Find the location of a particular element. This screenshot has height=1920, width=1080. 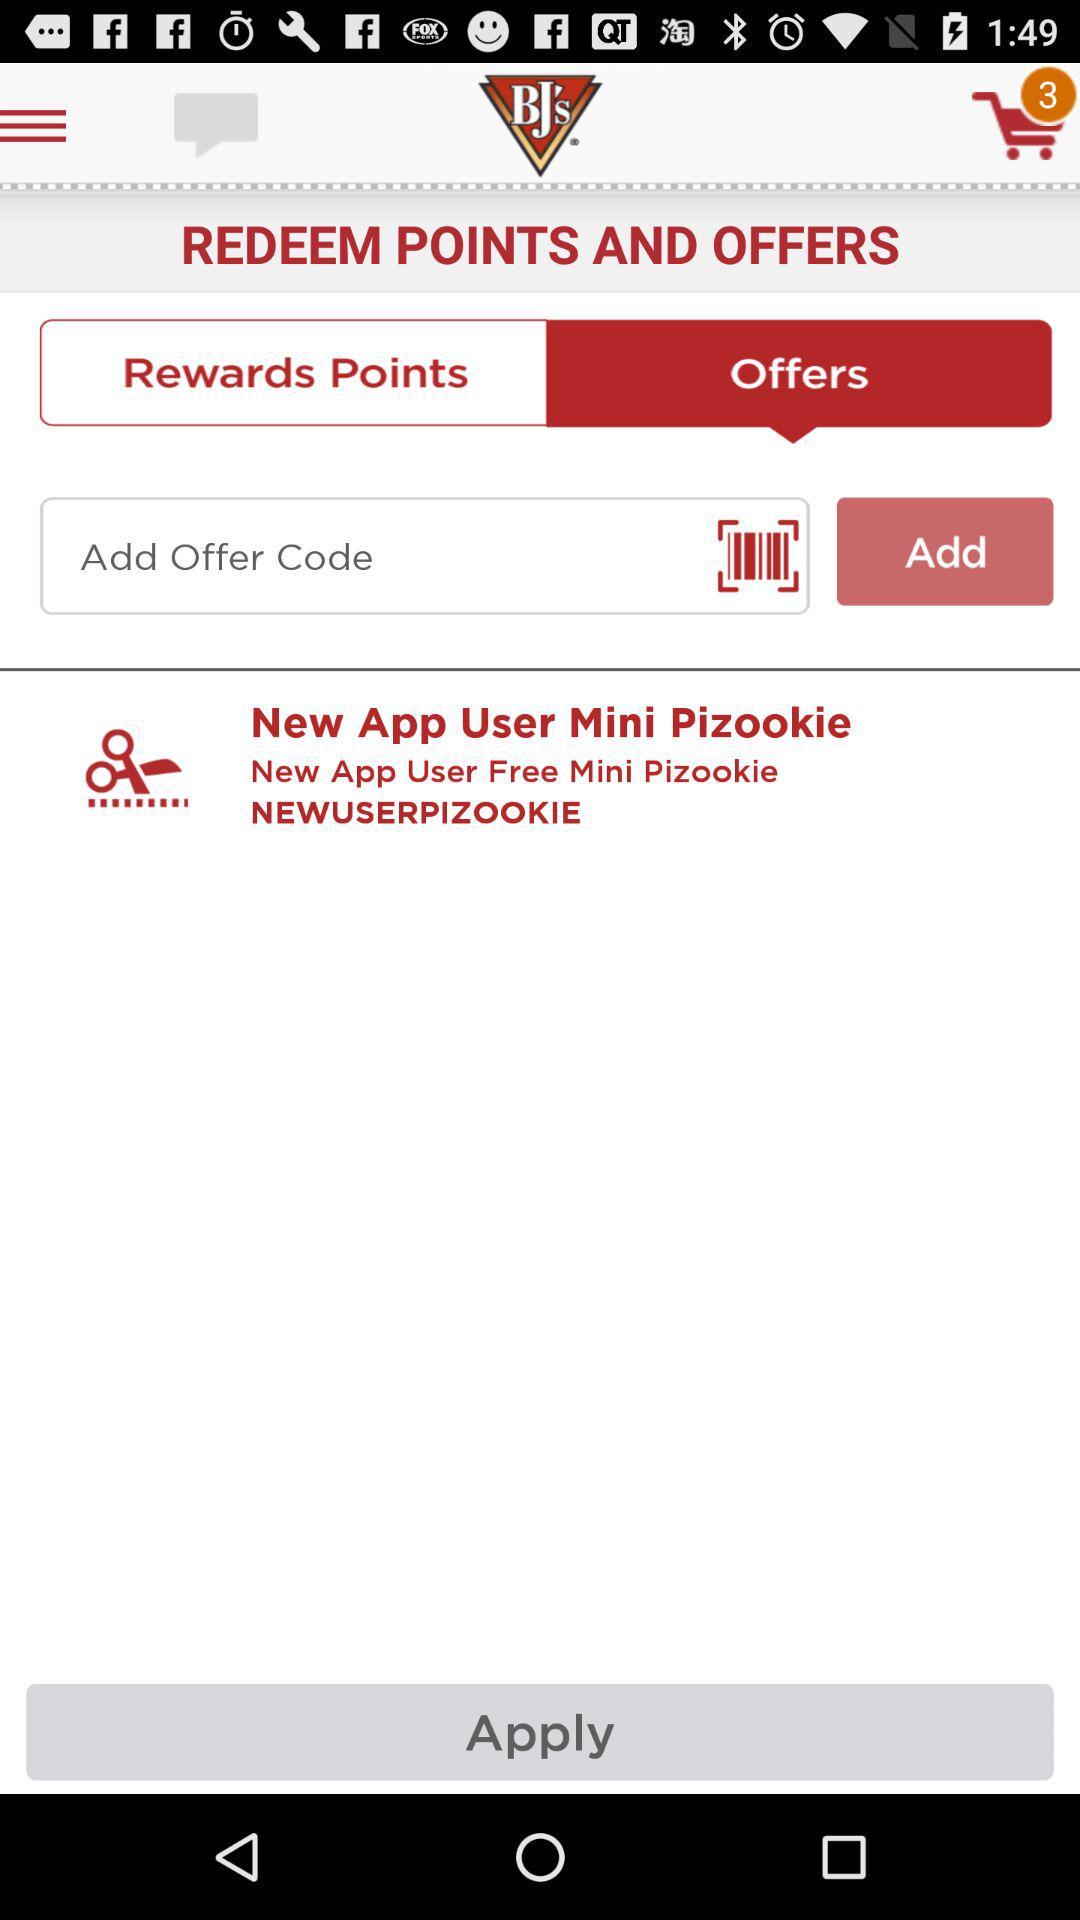

click on add button is located at coordinates (945, 551).